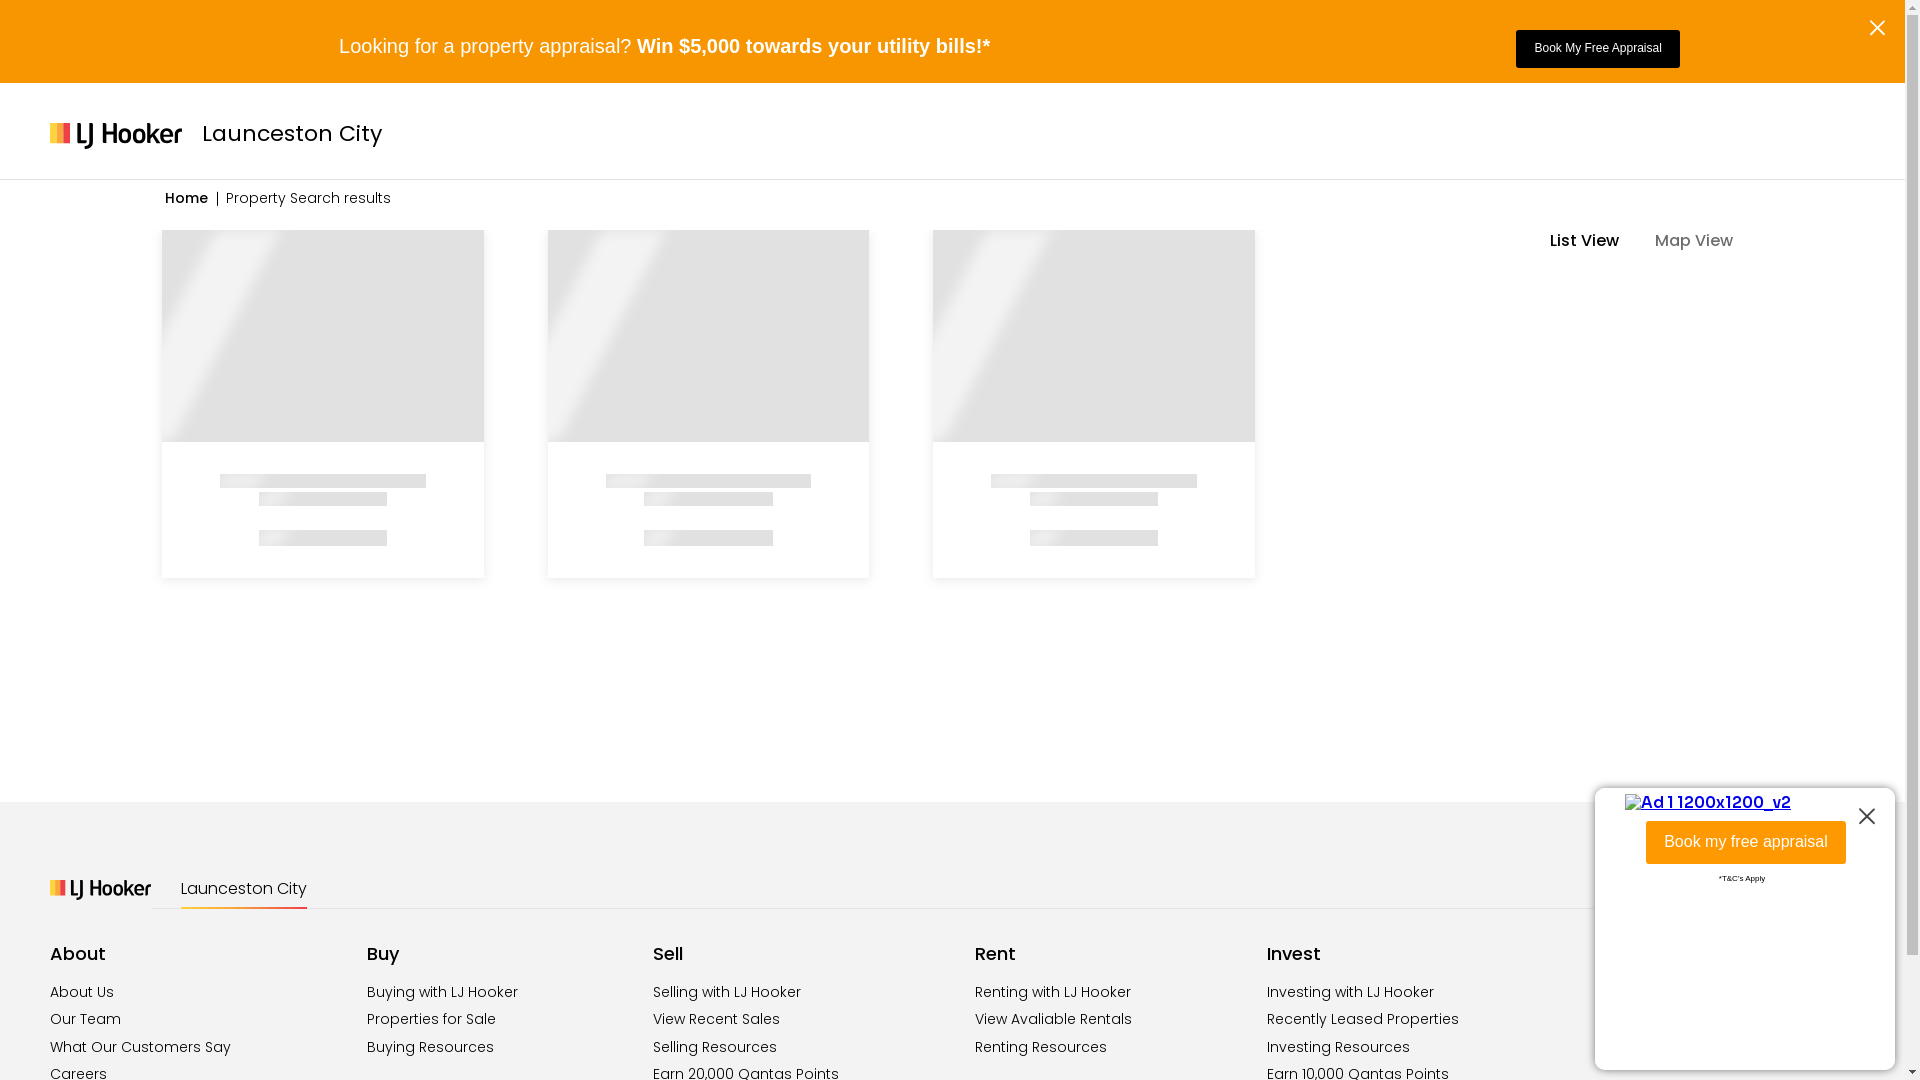  I want to click on 'Investing with LJ Hooker', so click(1350, 991).